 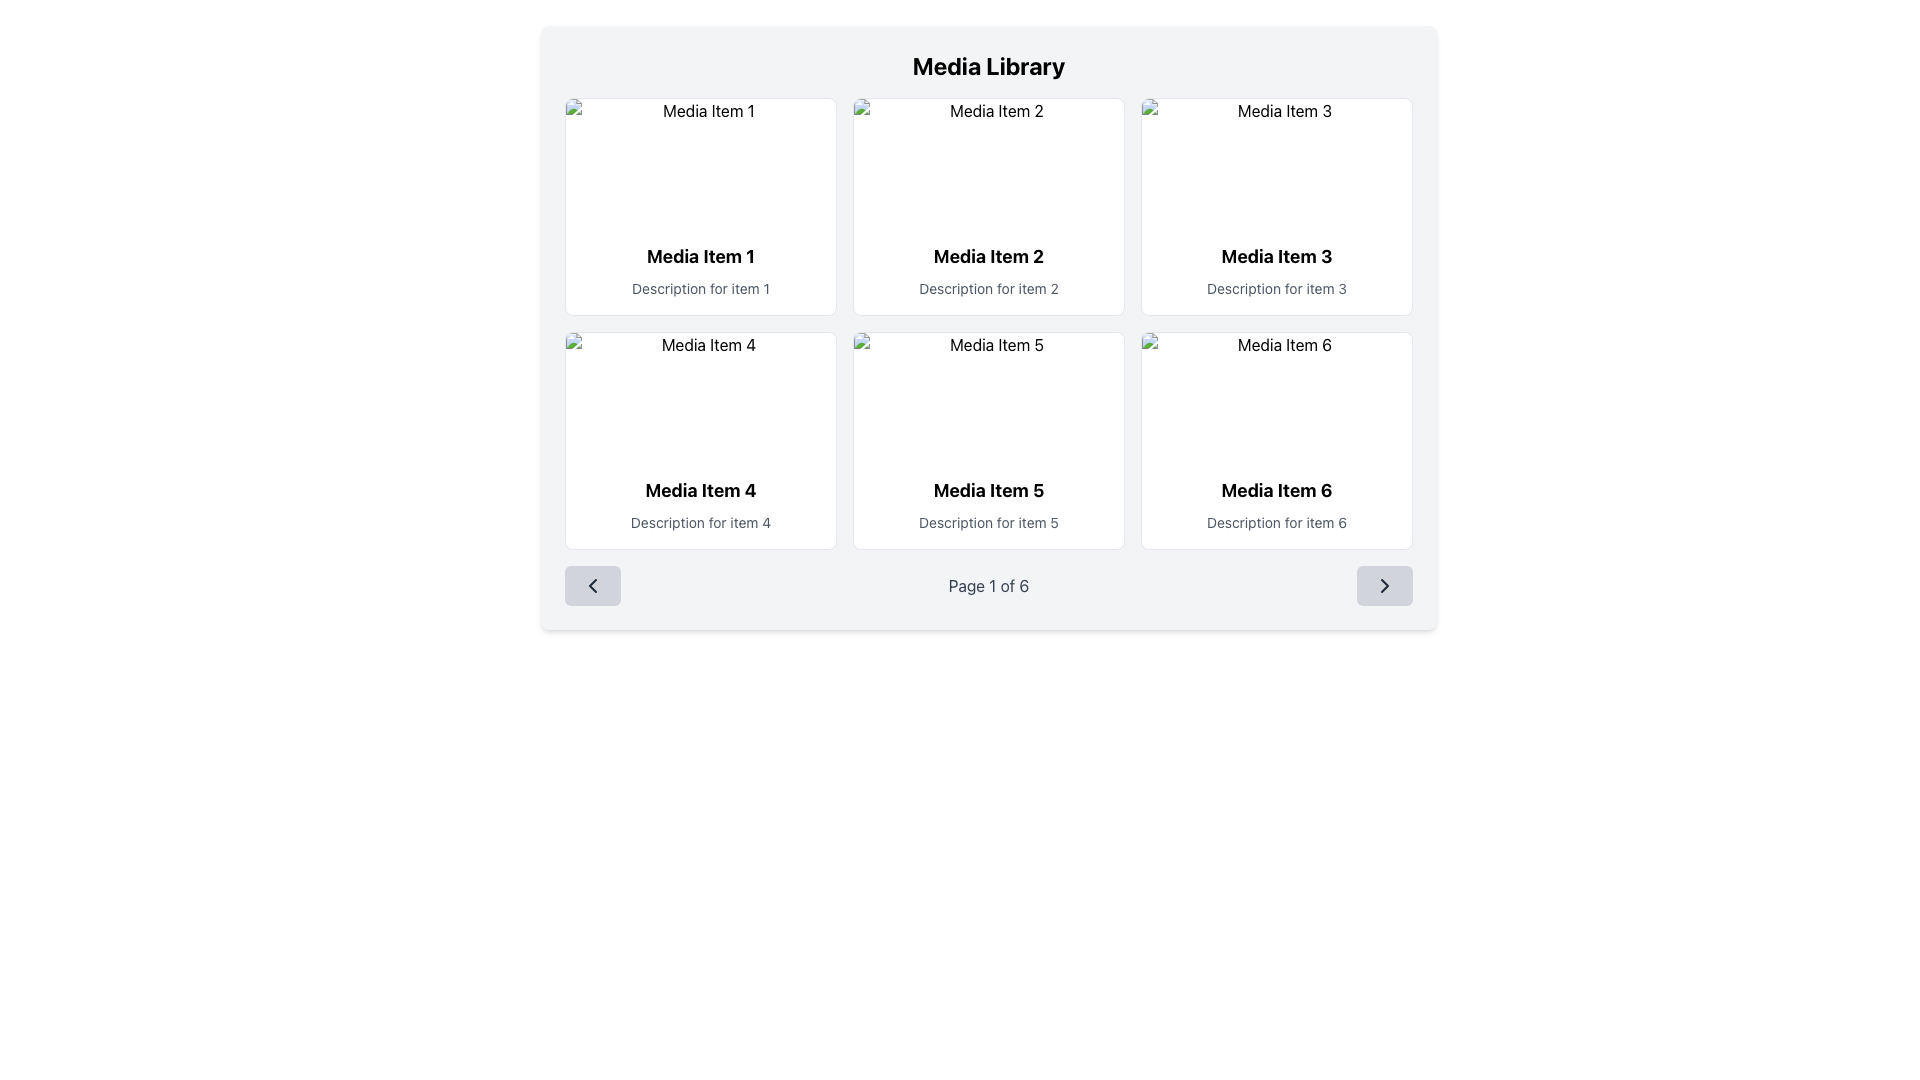 What do you see at coordinates (1384, 585) in the screenshot?
I see `the right-facing chevron arrow icon used for navigation, located at the bottom right of the interface, adjacent to the pagination section labeled 'Page 1 of 6'` at bounding box center [1384, 585].